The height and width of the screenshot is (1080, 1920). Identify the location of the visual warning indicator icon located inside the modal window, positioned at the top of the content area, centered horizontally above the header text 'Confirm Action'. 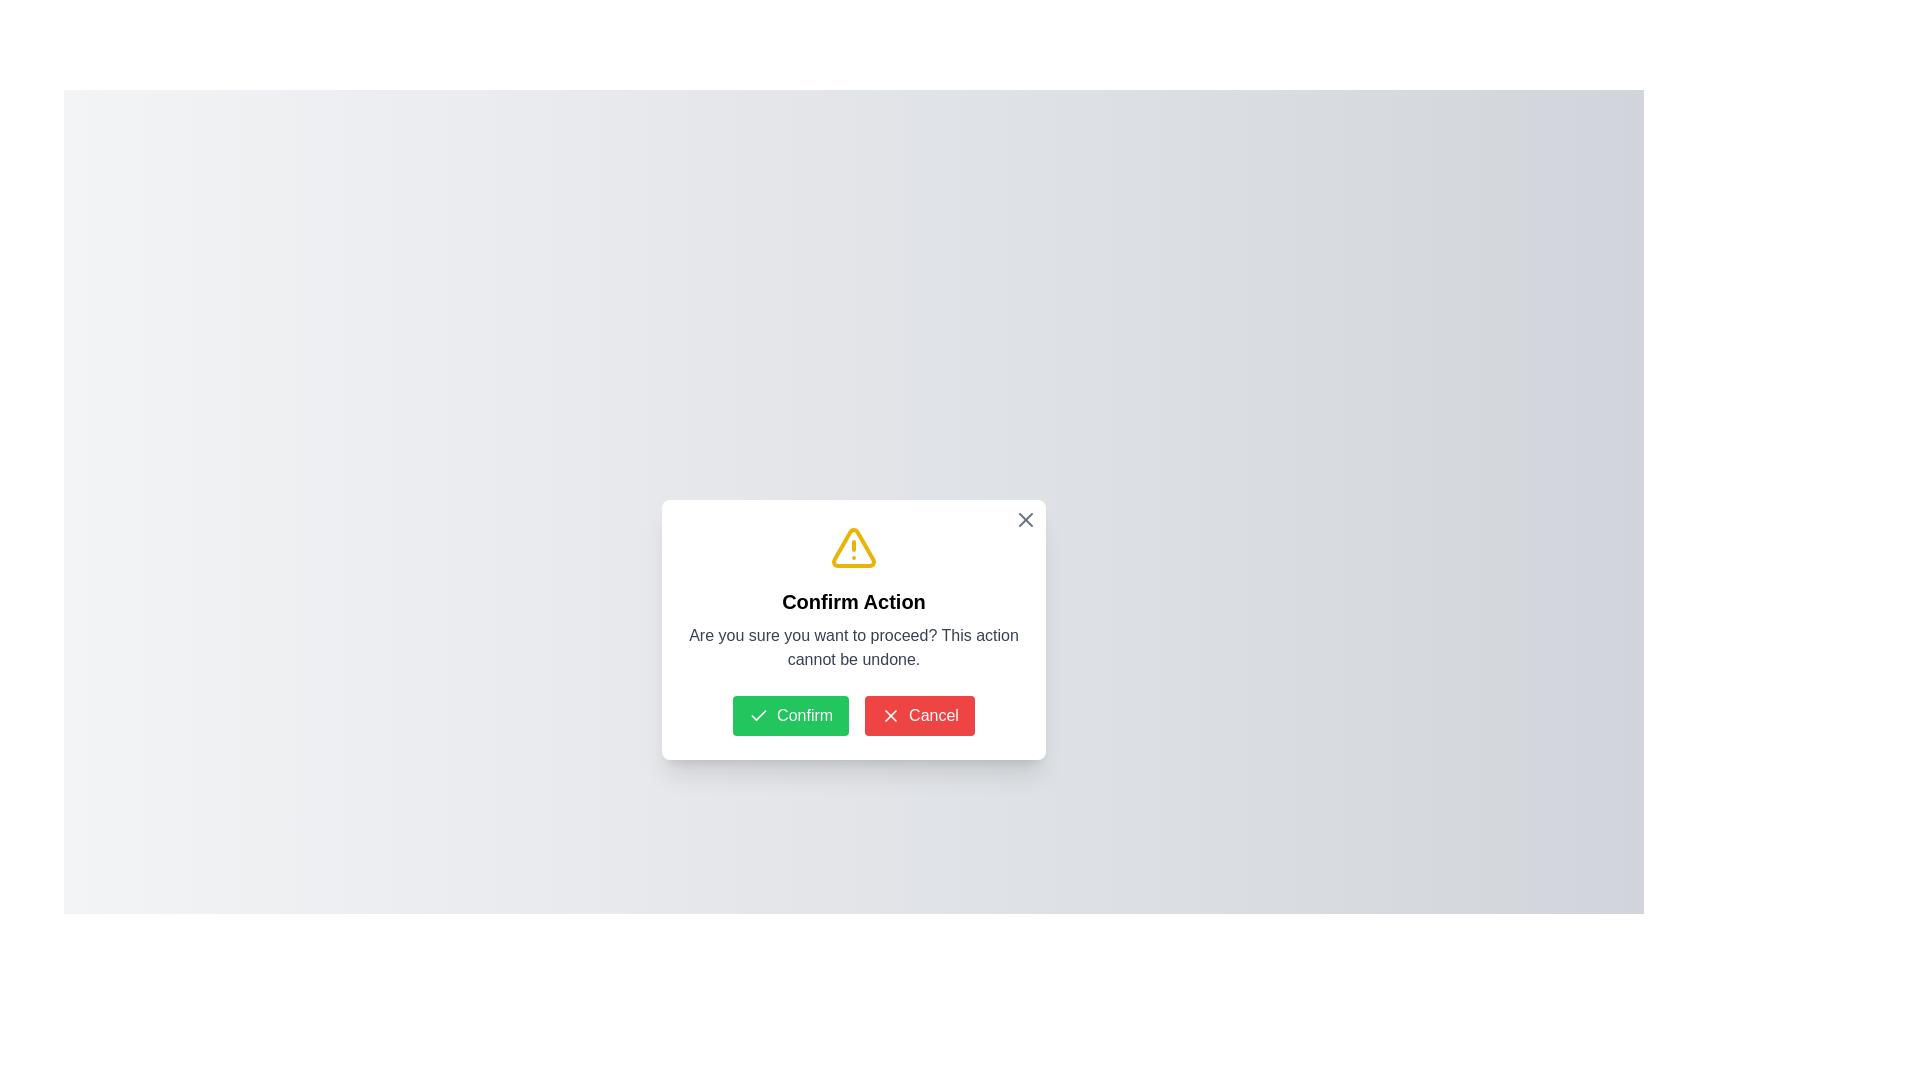
(854, 547).